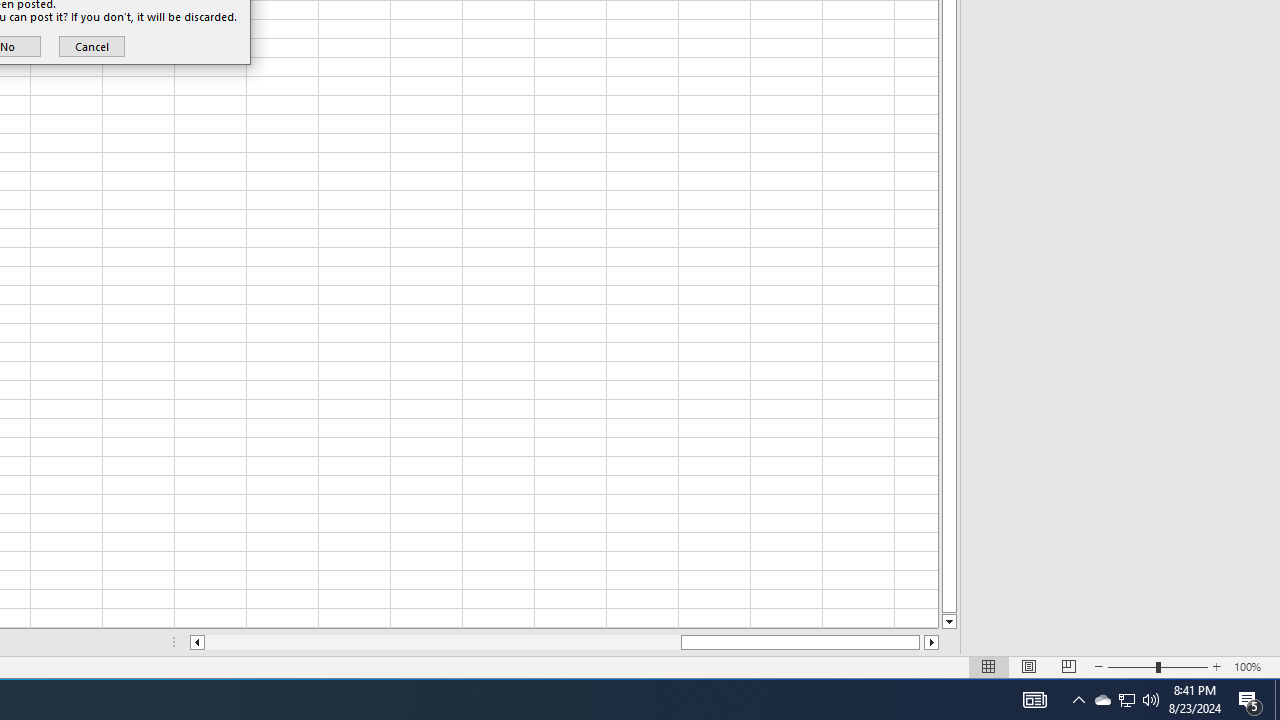  Describe the element at coordinates (1068, 667) in the screenshot. I see `'Page Break Preview'` at that location.